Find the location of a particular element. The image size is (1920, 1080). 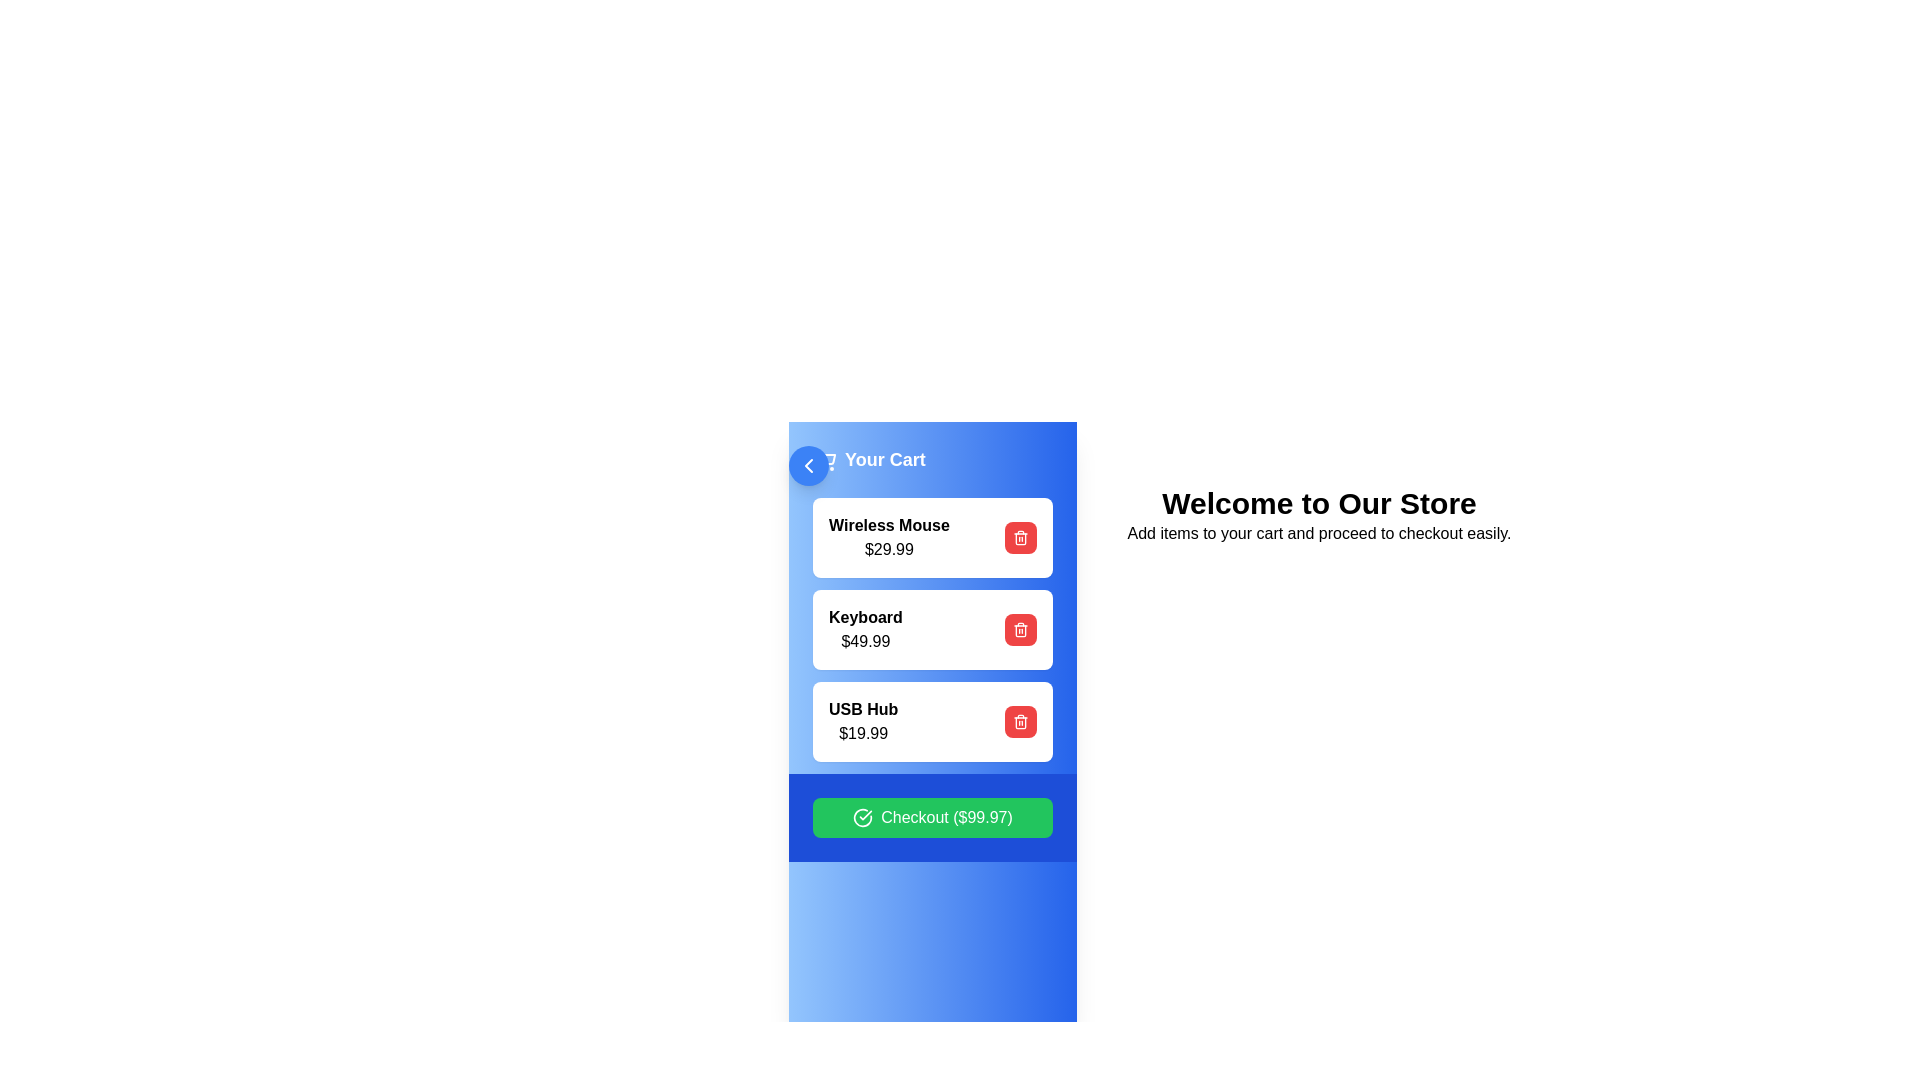

the Item card labeled 'Keyboard' which is the second card in the vertical list within the blue sidebar is located at coordinates (931, 628).